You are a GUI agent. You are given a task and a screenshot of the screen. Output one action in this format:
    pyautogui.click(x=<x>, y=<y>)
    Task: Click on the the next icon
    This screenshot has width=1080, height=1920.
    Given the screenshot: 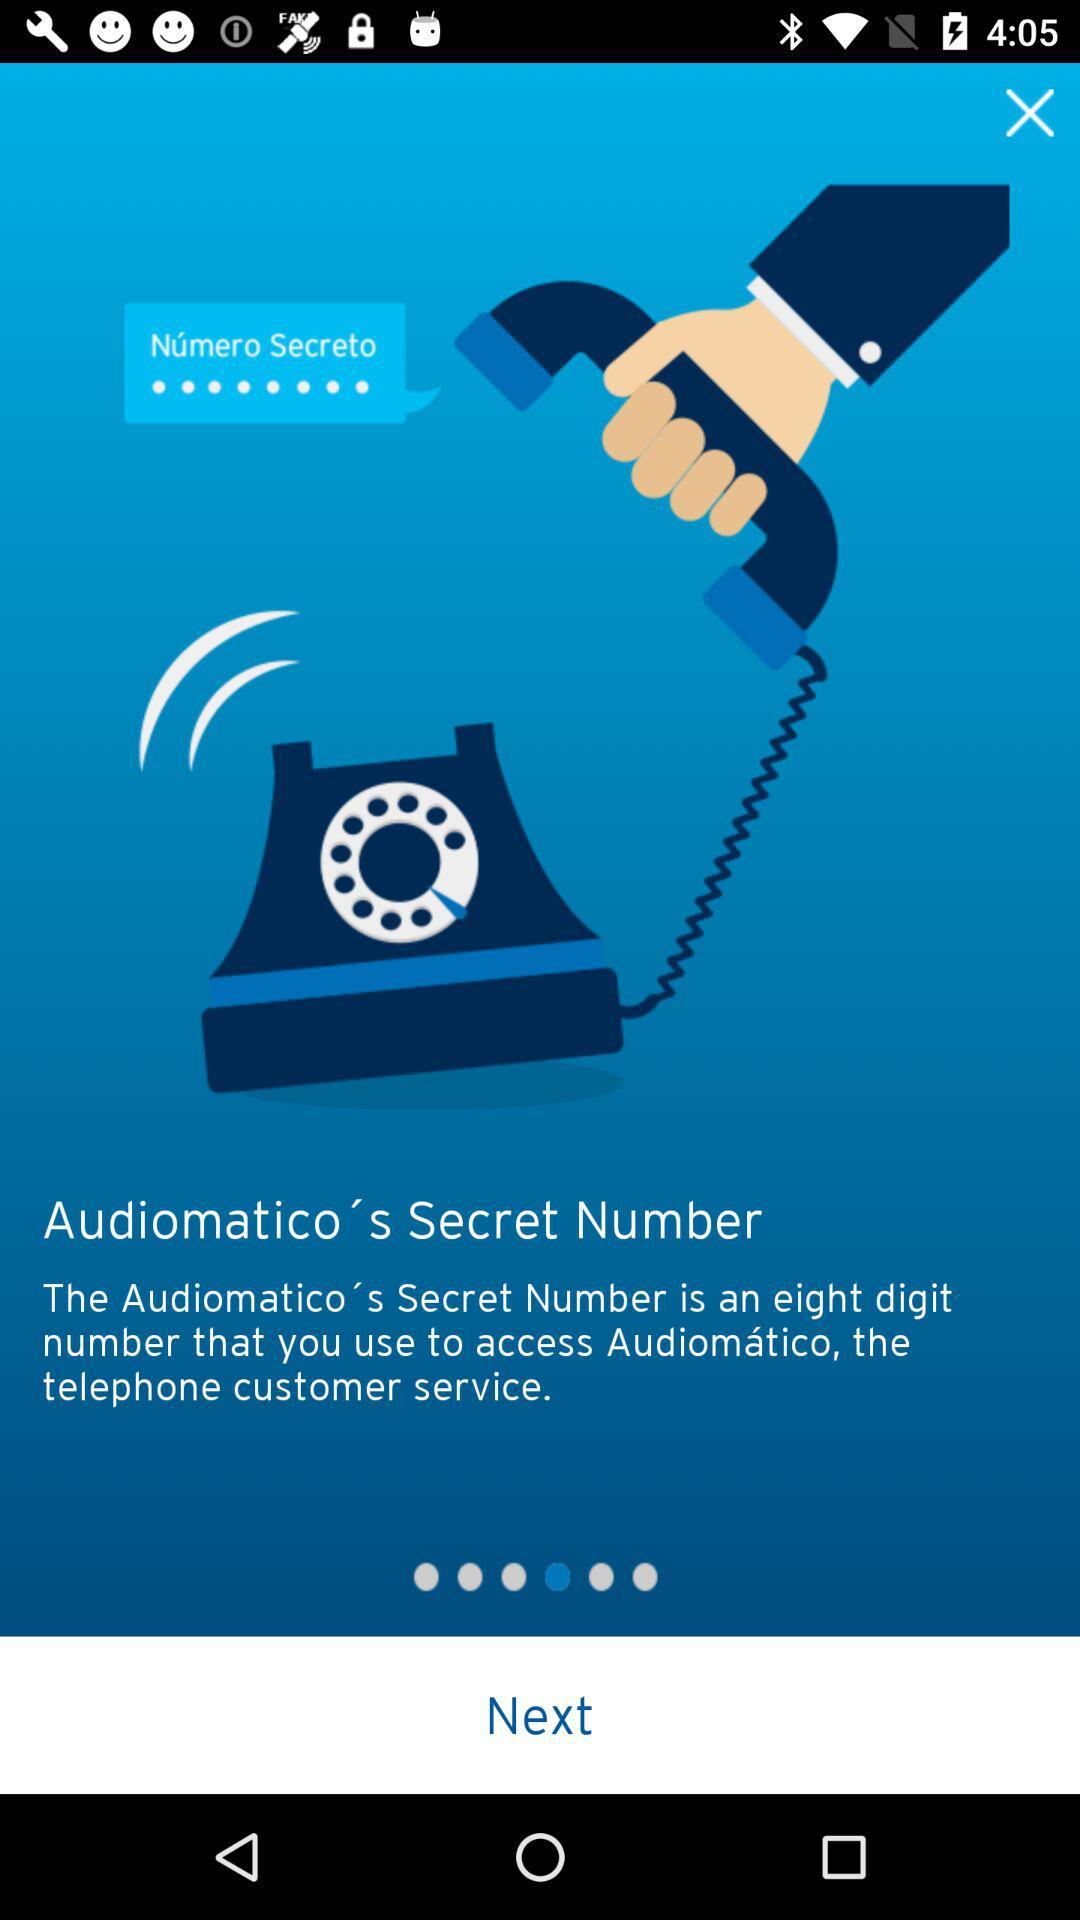 What is the action you would take?
    pyautogui.click(x=540, y=1714)
    